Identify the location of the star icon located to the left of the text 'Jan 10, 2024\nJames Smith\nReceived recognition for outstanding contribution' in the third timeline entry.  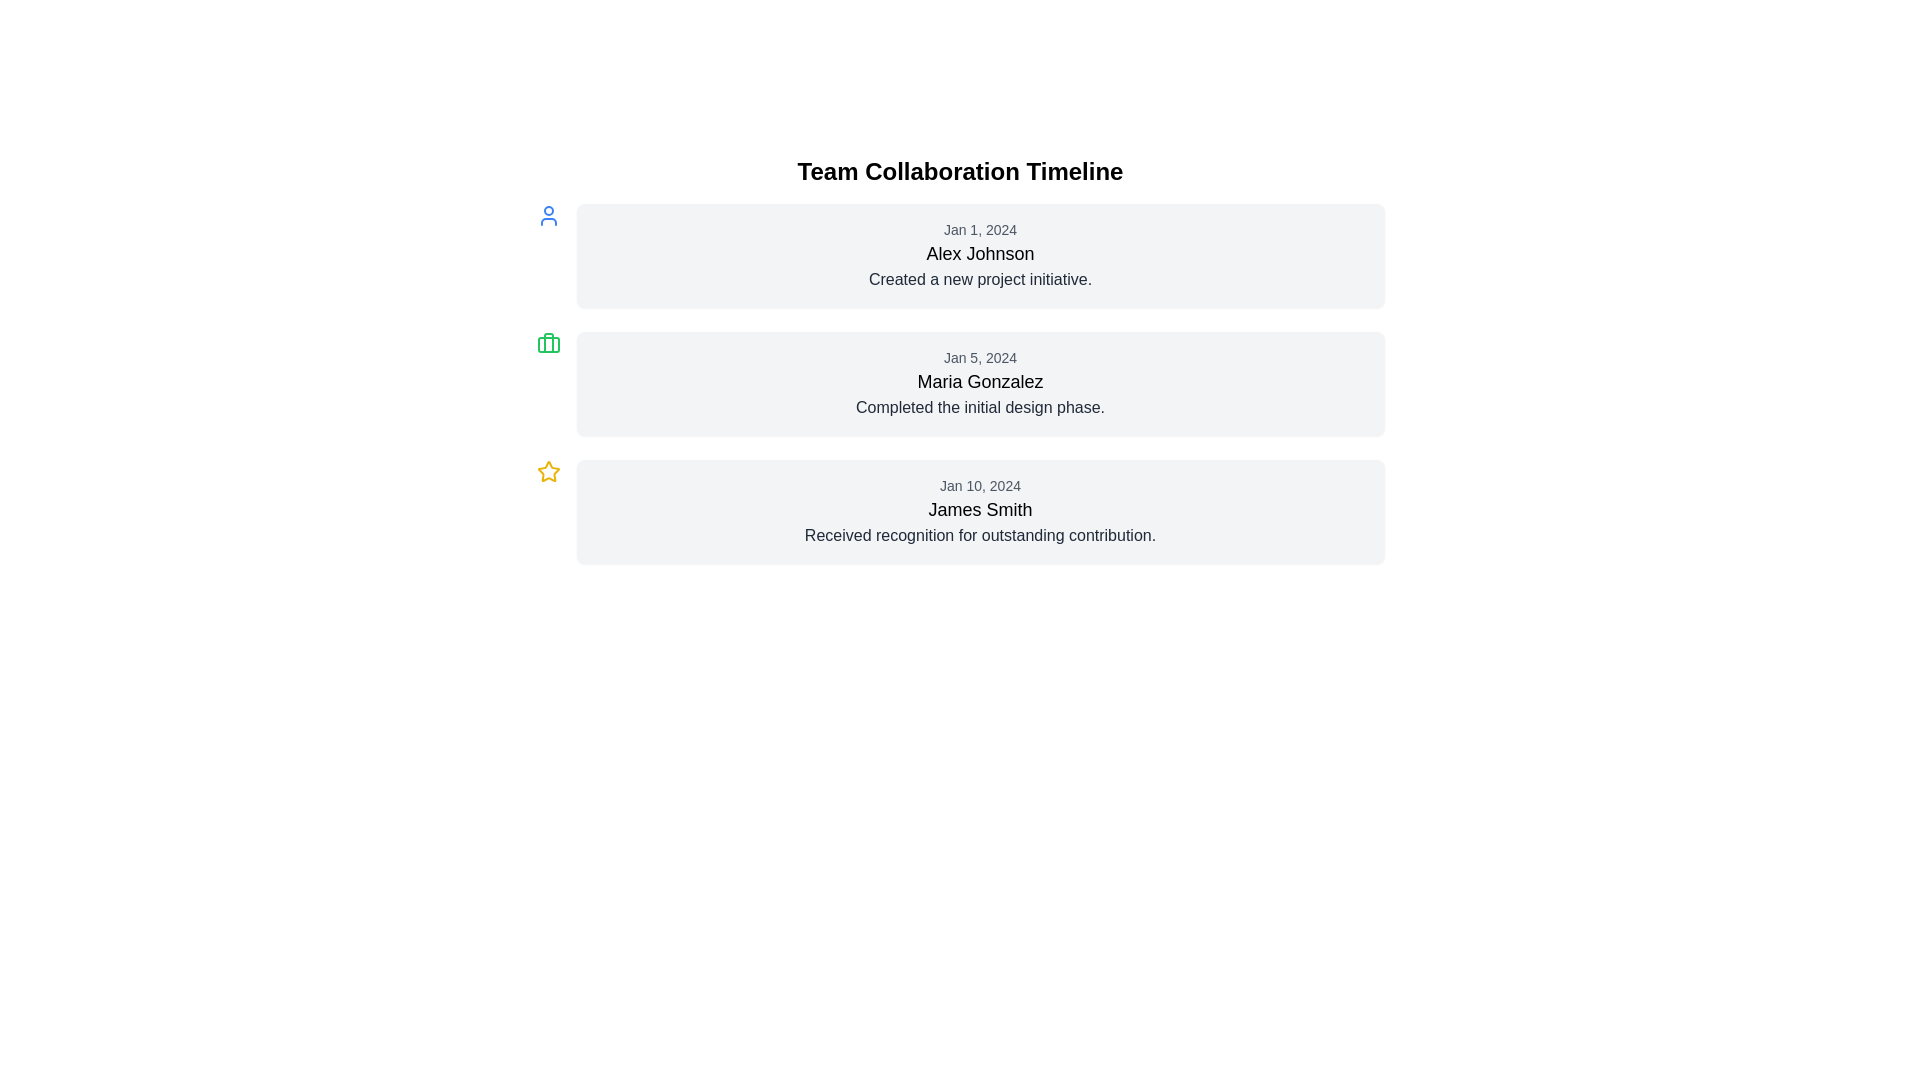
(548, 471).